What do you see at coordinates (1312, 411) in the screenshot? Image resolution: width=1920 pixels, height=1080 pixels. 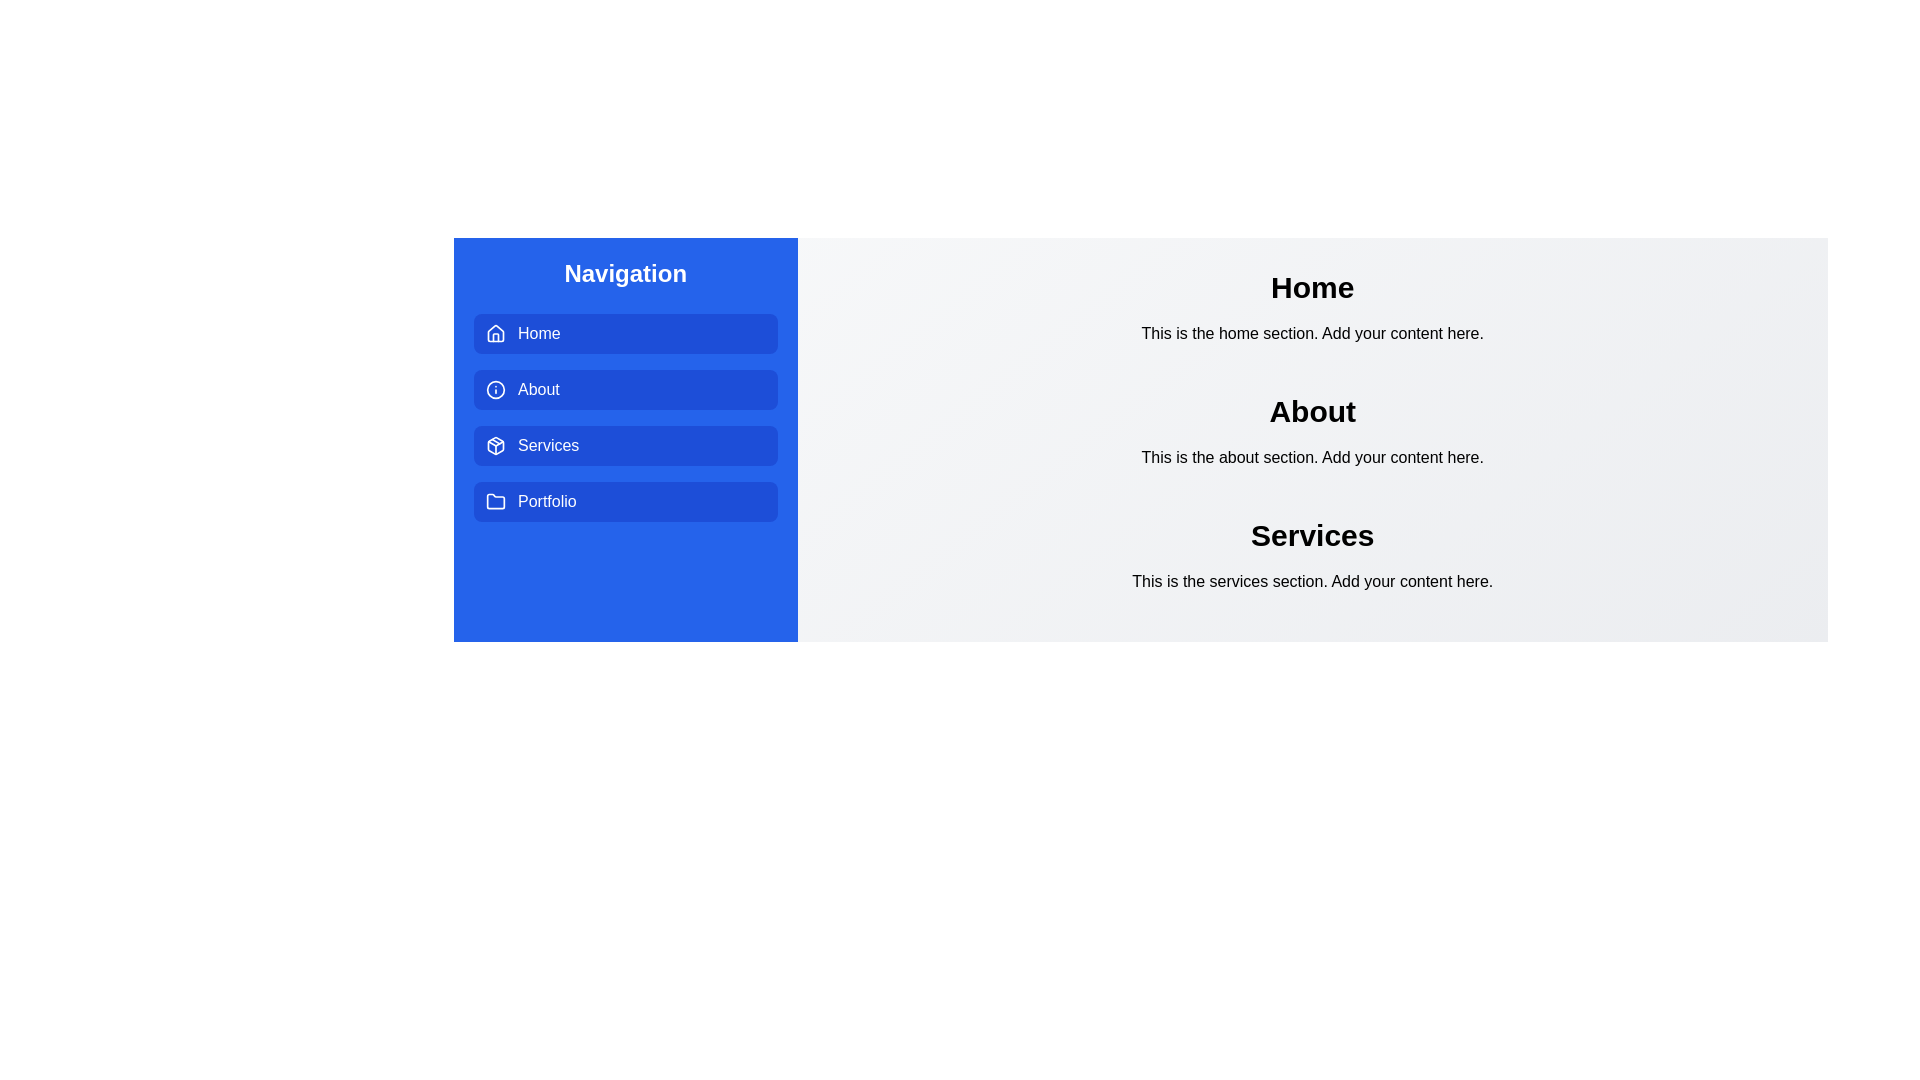 I see `the Heading text in the 'About' section` at bounding box center [1312, 411].